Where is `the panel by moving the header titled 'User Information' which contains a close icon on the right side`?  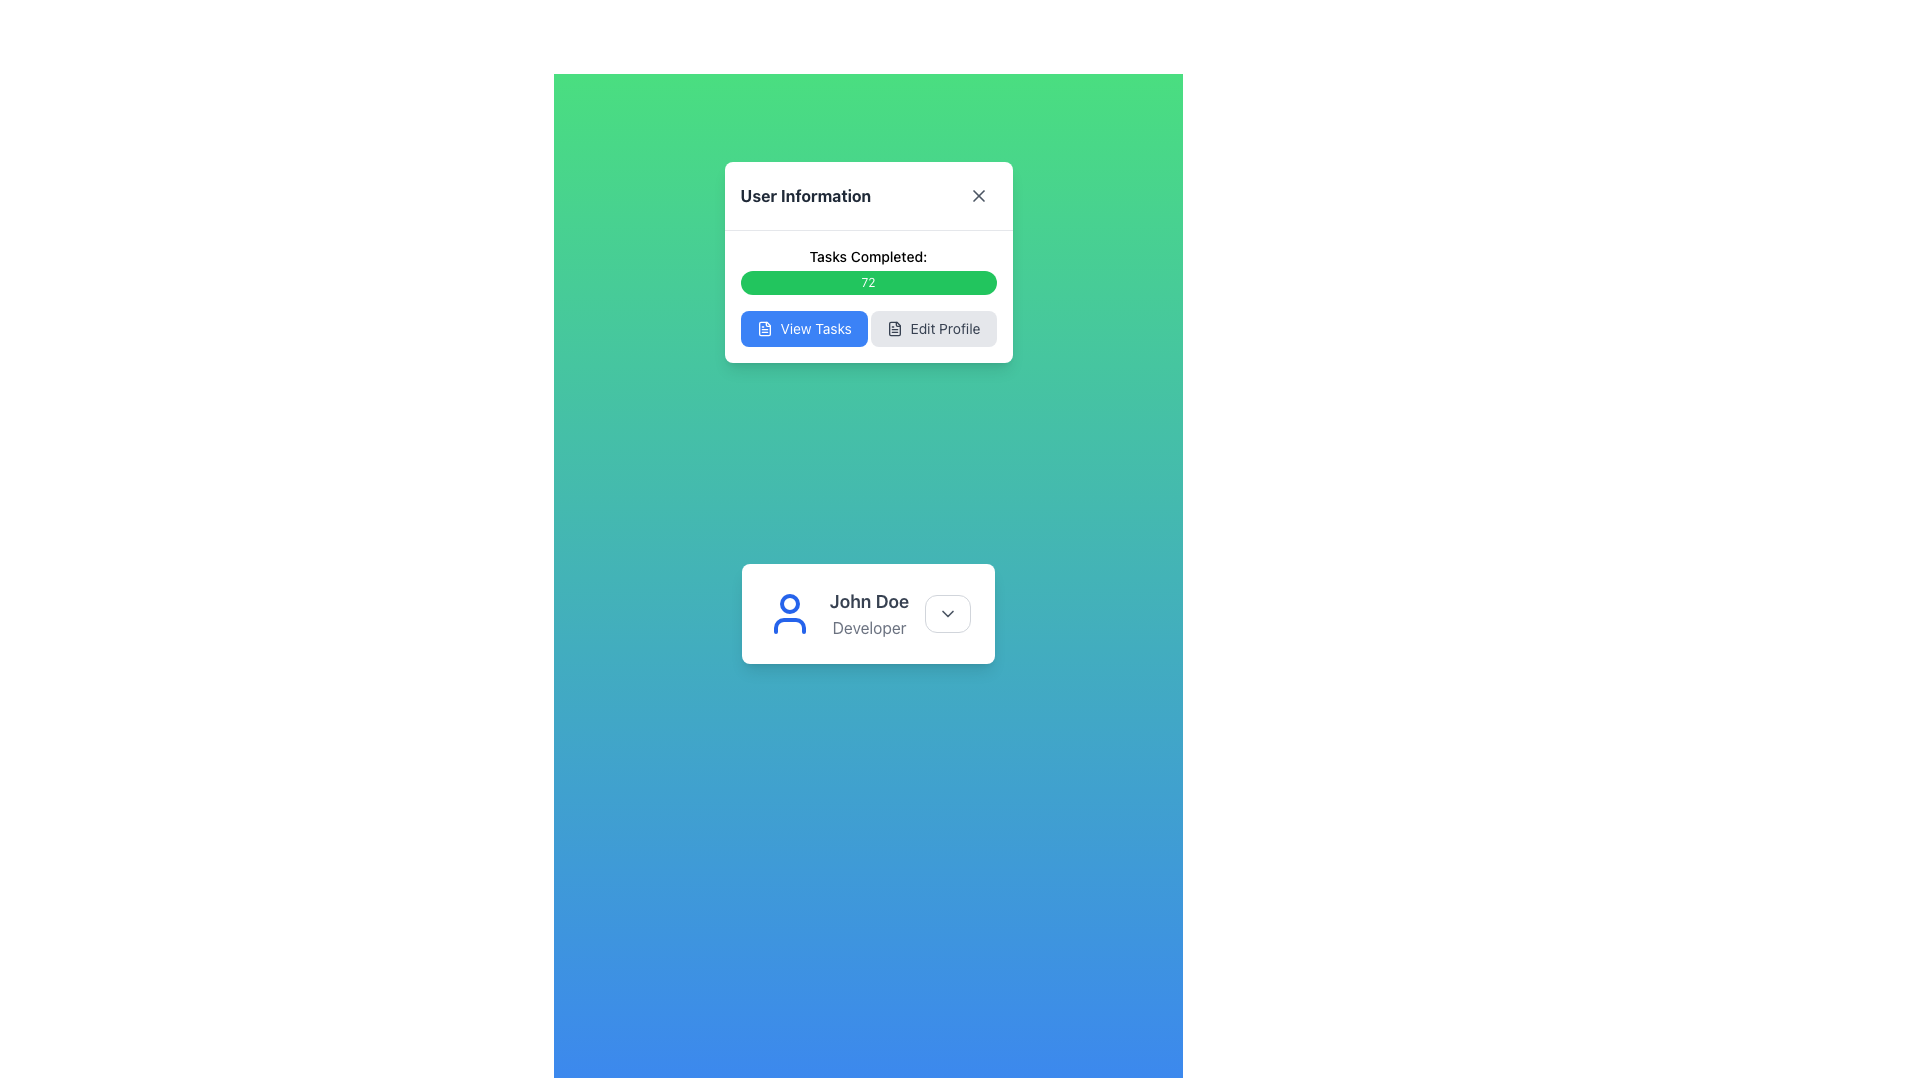
the panel by moving the header titled 'User Information' which contains a close icon on the right side is located at coordinates (868, 196).